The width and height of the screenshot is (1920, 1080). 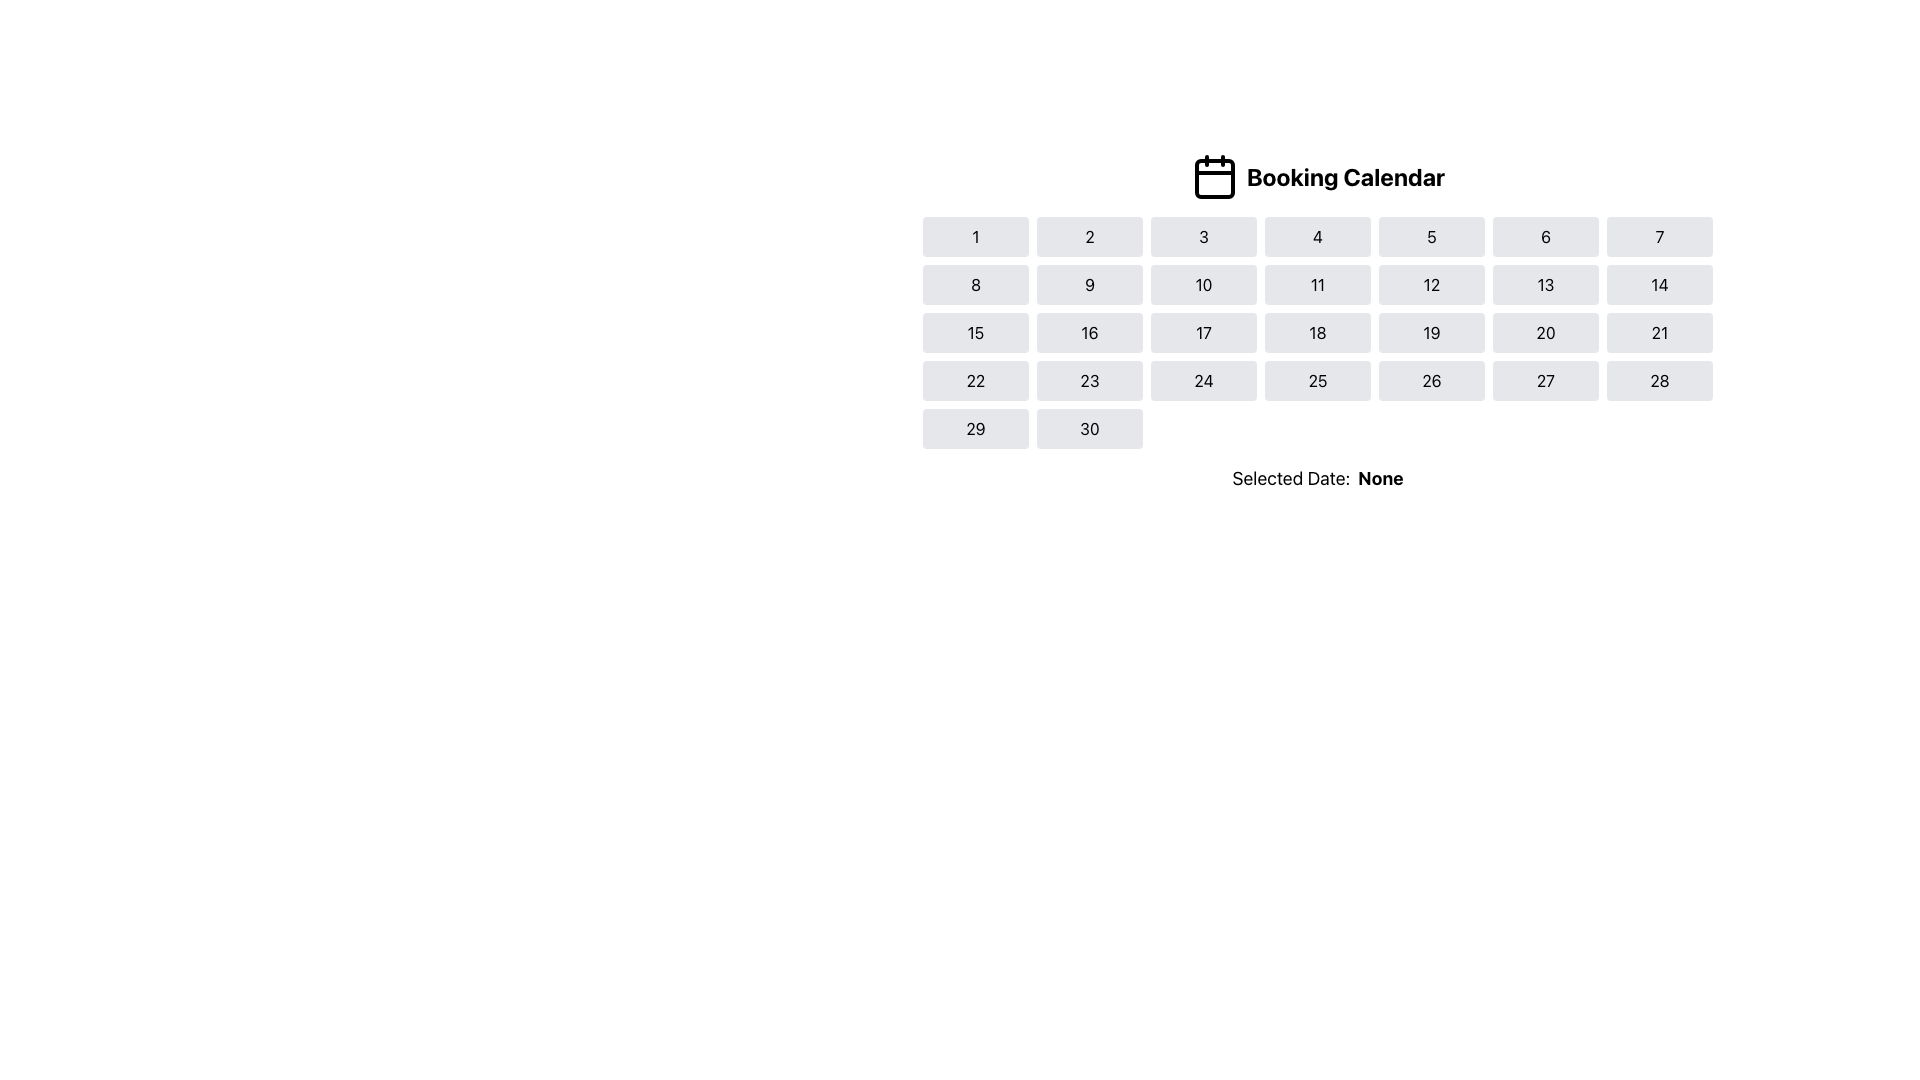 What do you see at coordinates (1203, 235) in the screenshot?
I see `the selectable button for the date '3' in the calendar interface to observe hover effects` at bounding box center [1203, 235].